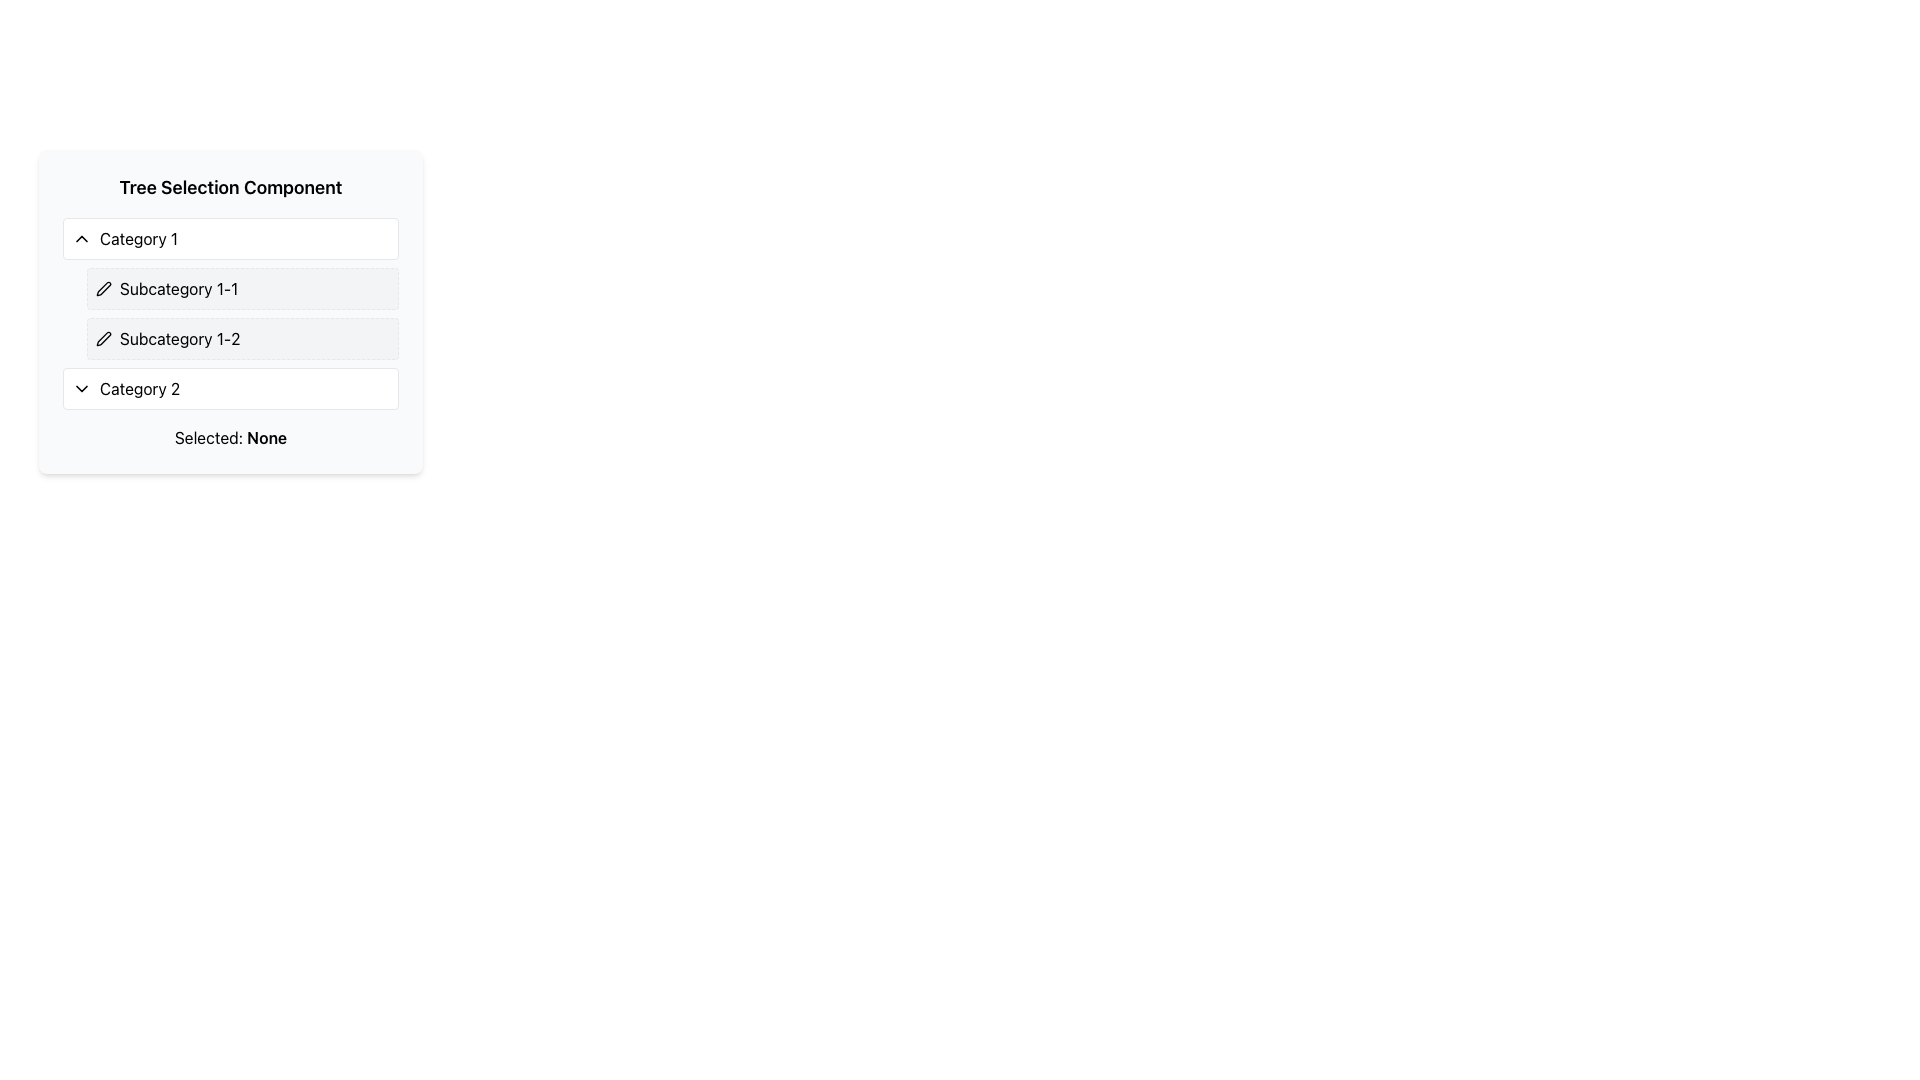 The image size is (1920, 1080). Describe the element at coordinates (230, 238) in the screenshot. I see `the chevron of the topmost Dropdown item in the Tree Selection Component` at that location.